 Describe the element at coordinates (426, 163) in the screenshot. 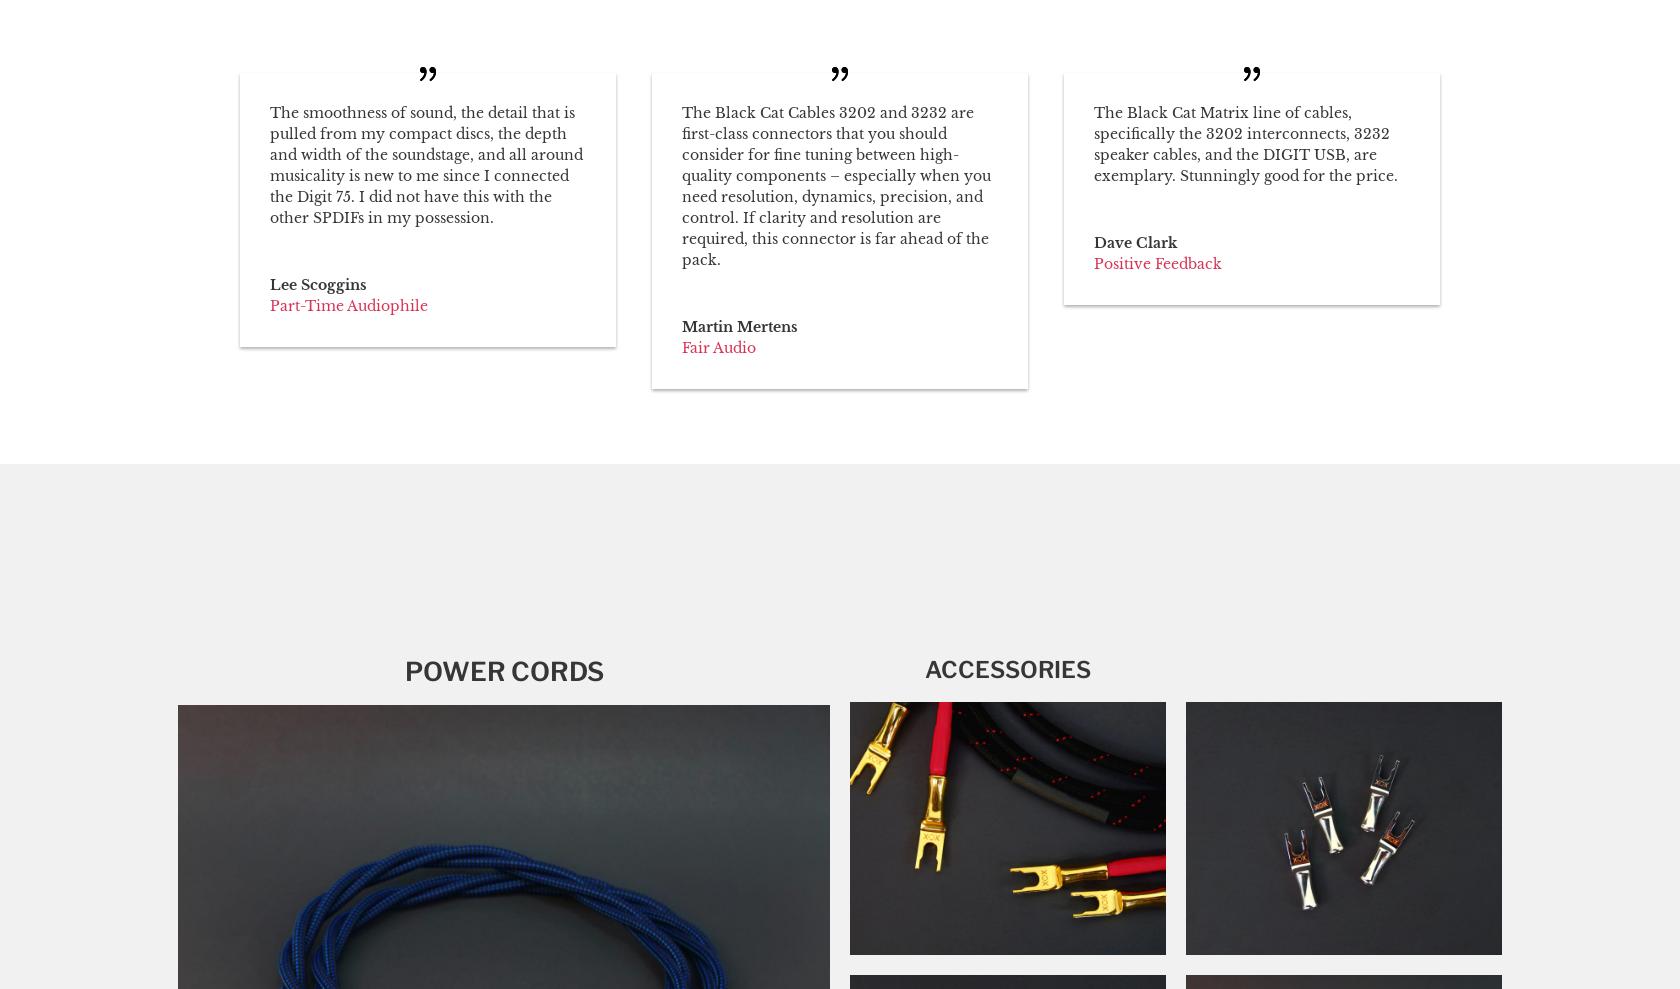

I see `'The smoothness of sound, the detail that is pulled from my compact discs, the depth and width of the soundstage, and all around musicality is new to me since I connected the Digit 75. I did not have this with the other SPDIFs in my possession.'` at that location.